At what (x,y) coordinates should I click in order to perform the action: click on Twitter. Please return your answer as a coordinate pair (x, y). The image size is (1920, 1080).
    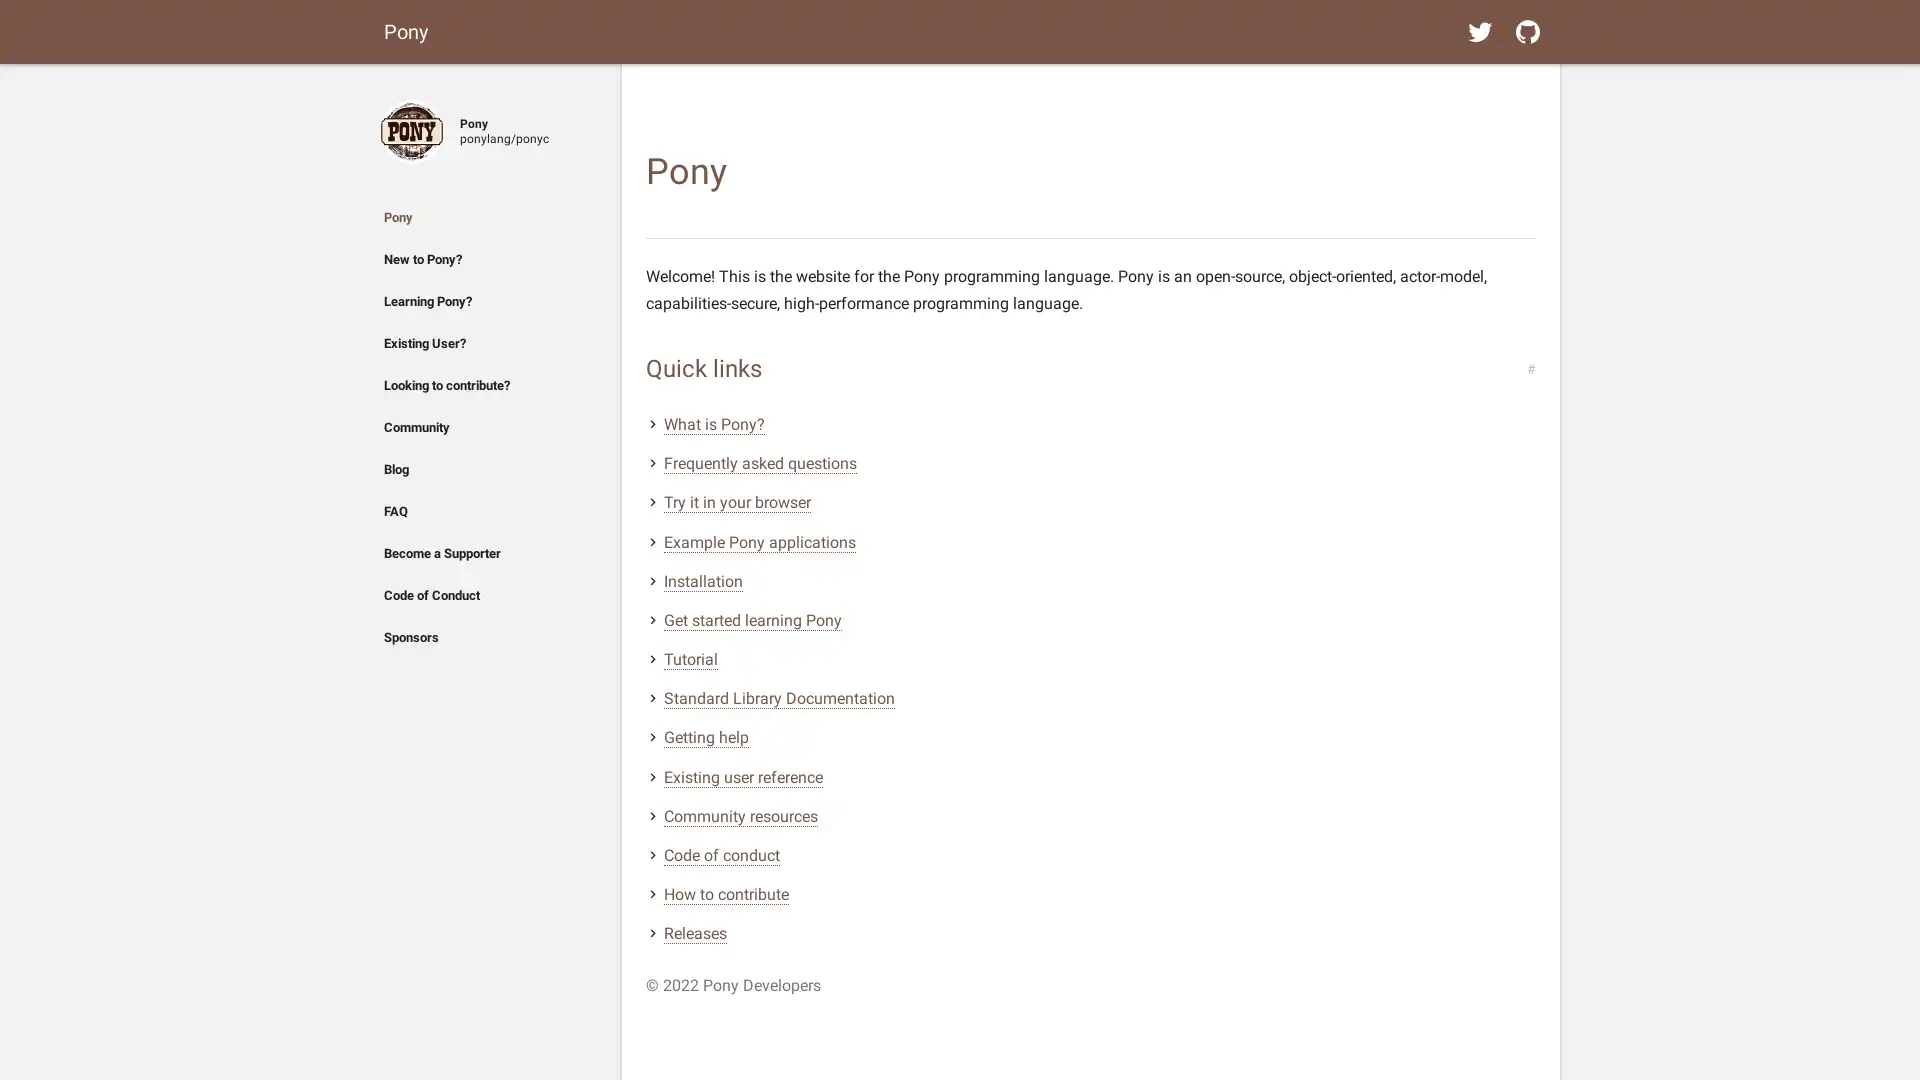
    Looking at the image, I should click on (1479, 31).